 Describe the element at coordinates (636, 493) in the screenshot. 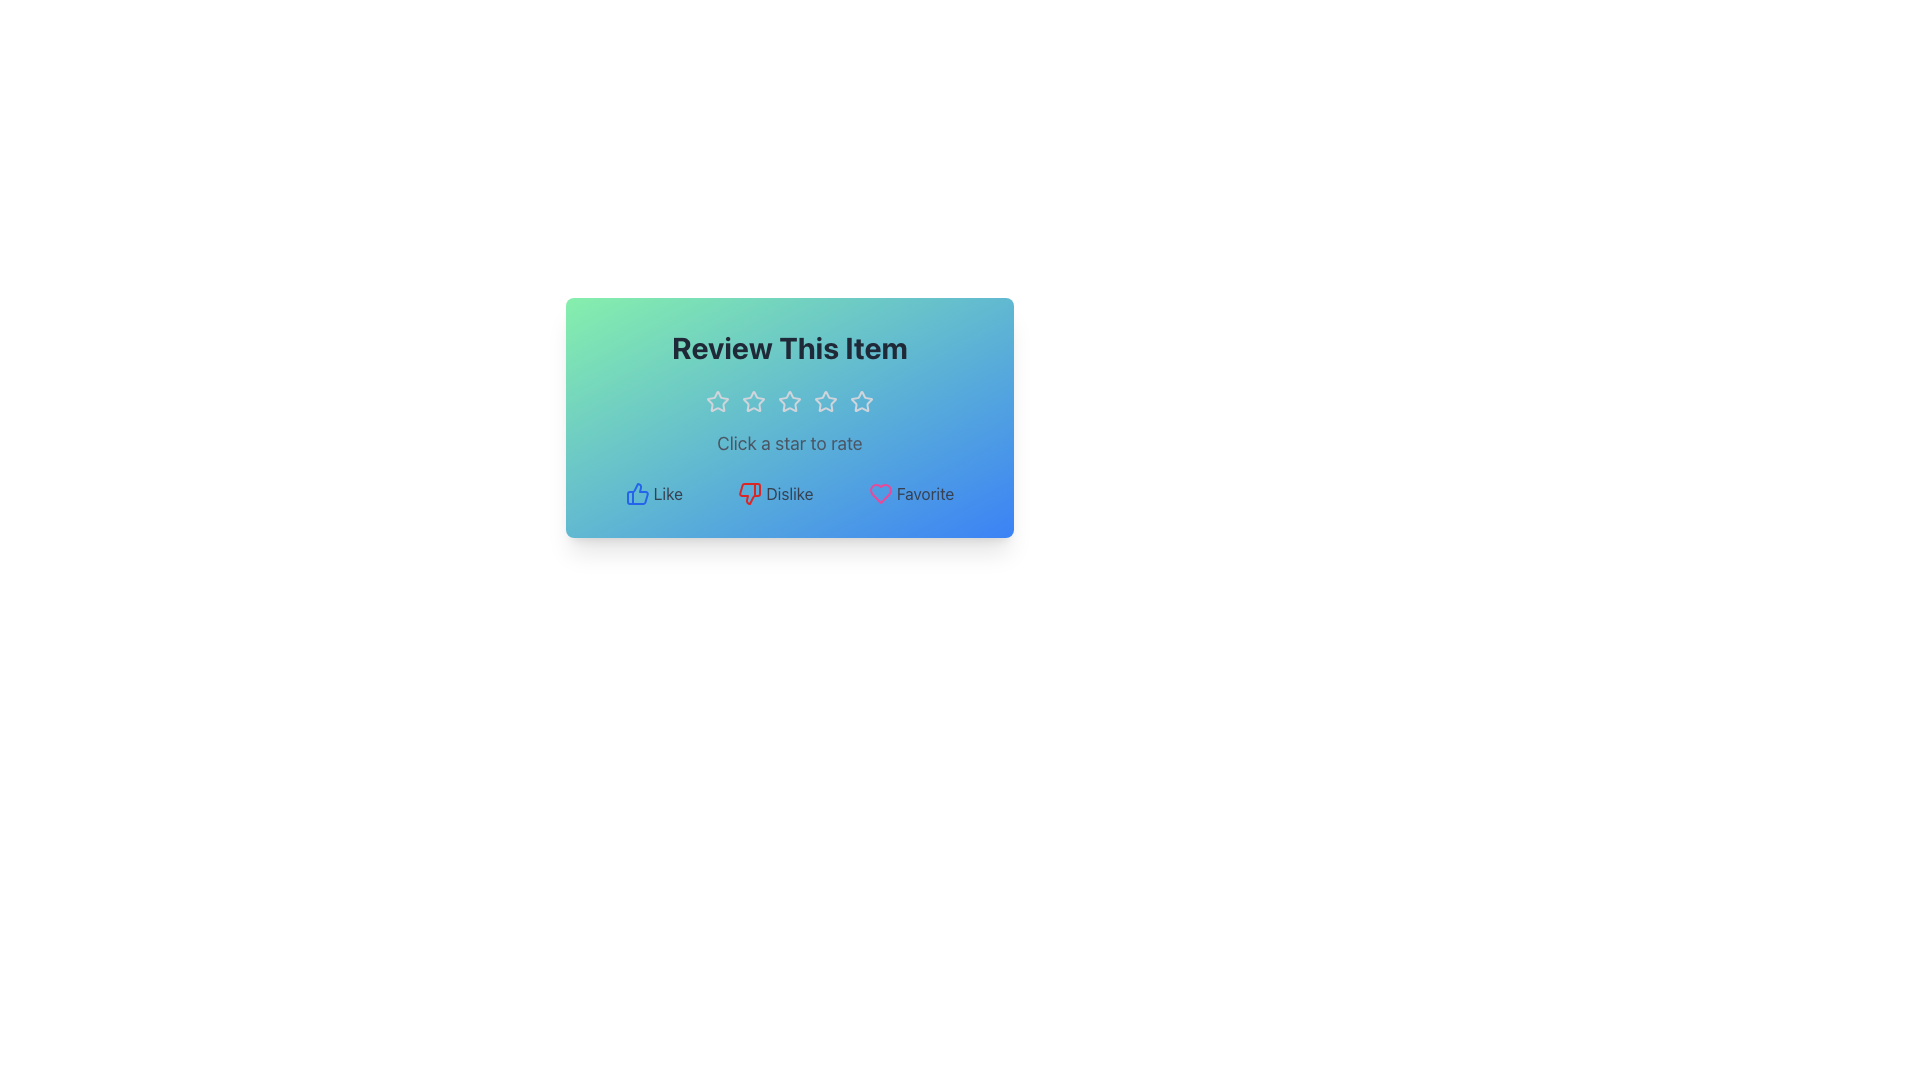

I see `the thumbs-up icon with blue outlines located in the bottom-left section of the component card` at that location.